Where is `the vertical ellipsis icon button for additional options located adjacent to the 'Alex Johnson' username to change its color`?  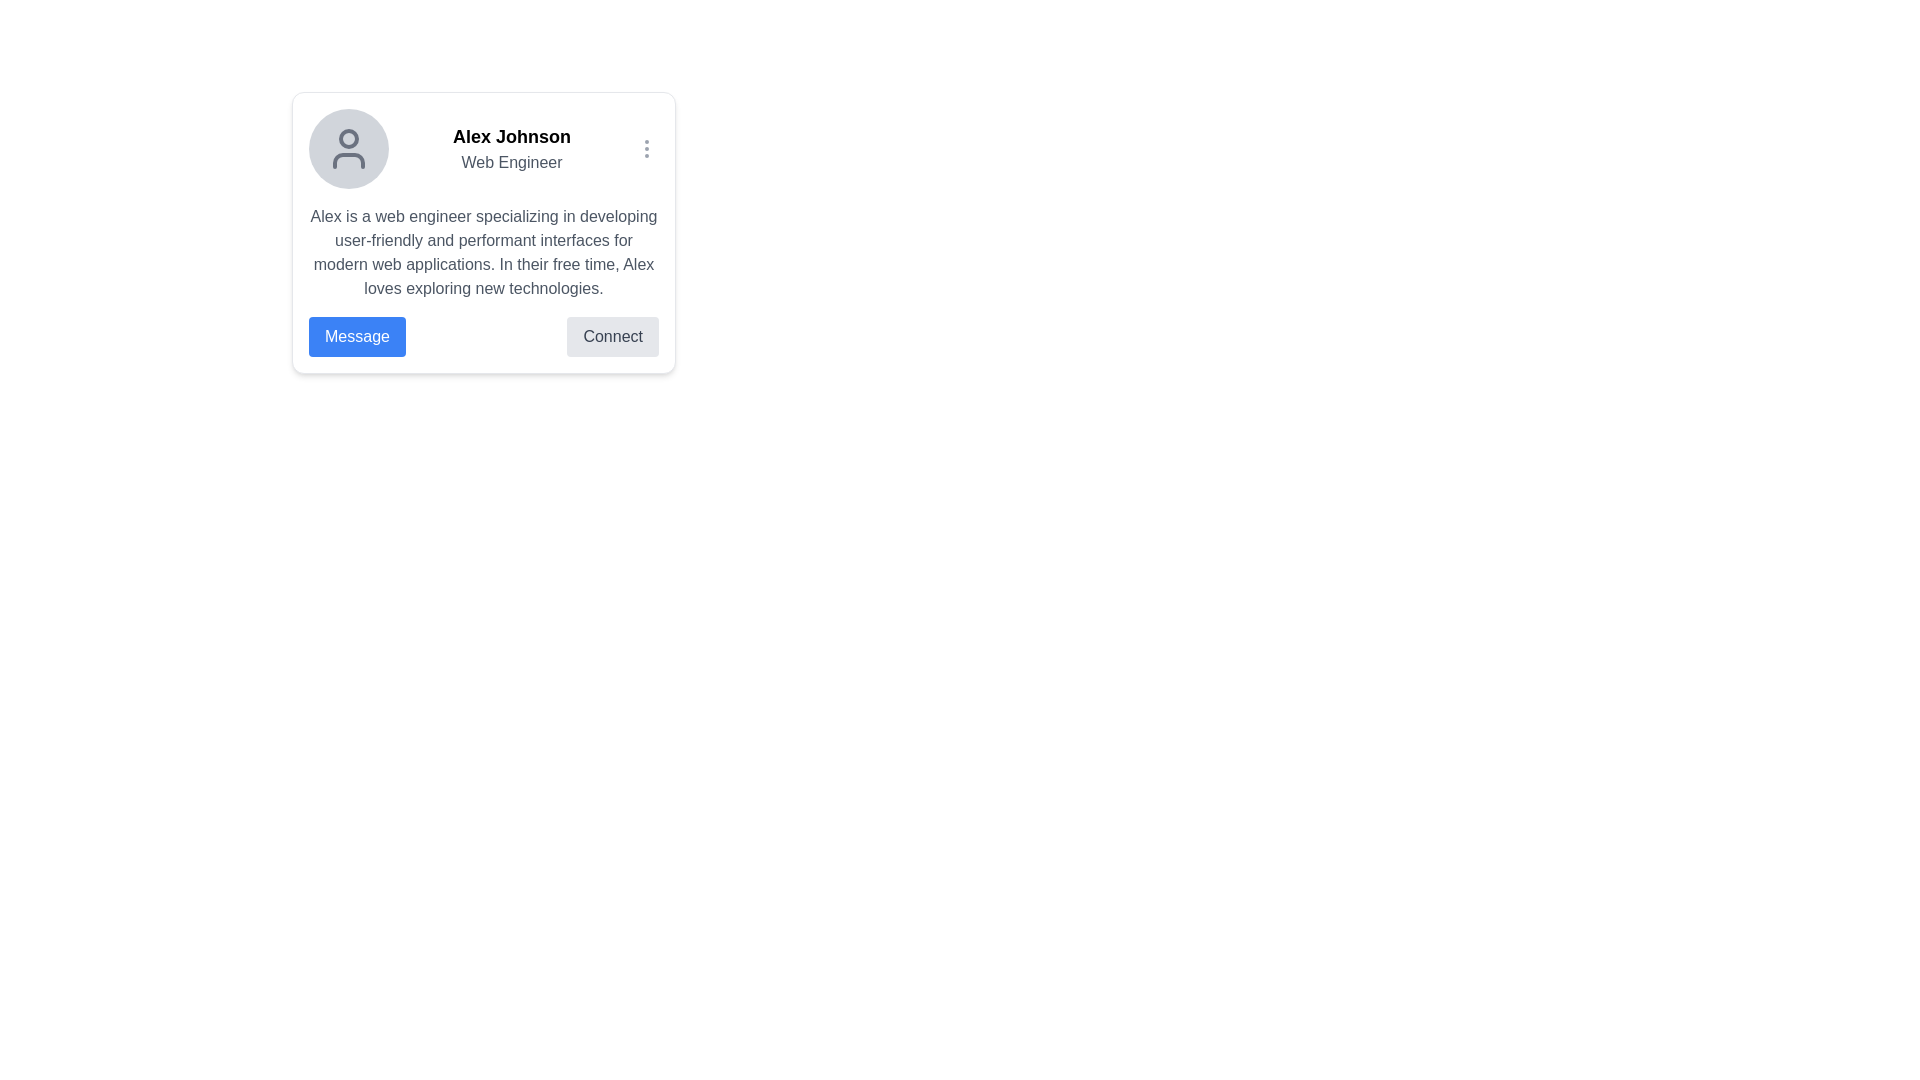 the vertical ellipsis icon button for additional options located adjacent to the 'Alex Johnson' username to change its color is located at coordinates (647, 148).